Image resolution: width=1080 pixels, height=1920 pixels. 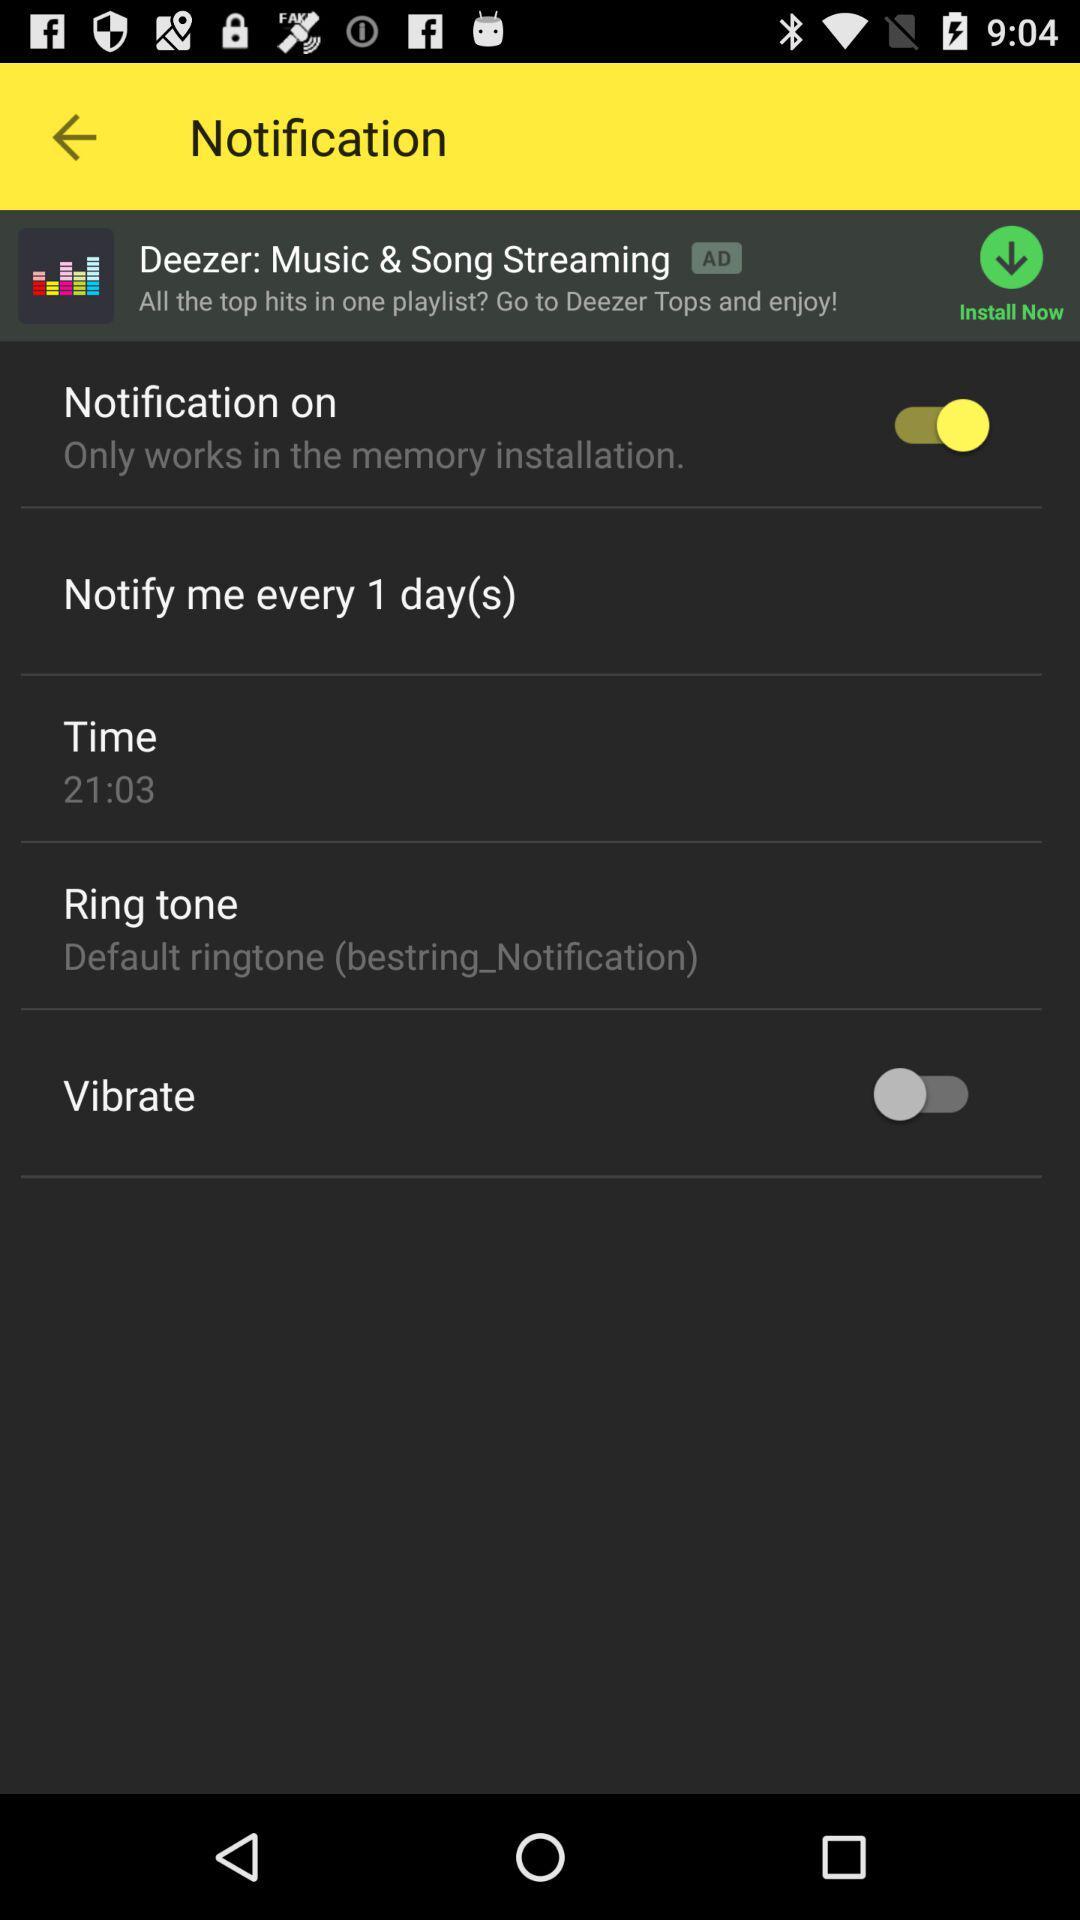 I want to click on back, so click(x=72, y=135).